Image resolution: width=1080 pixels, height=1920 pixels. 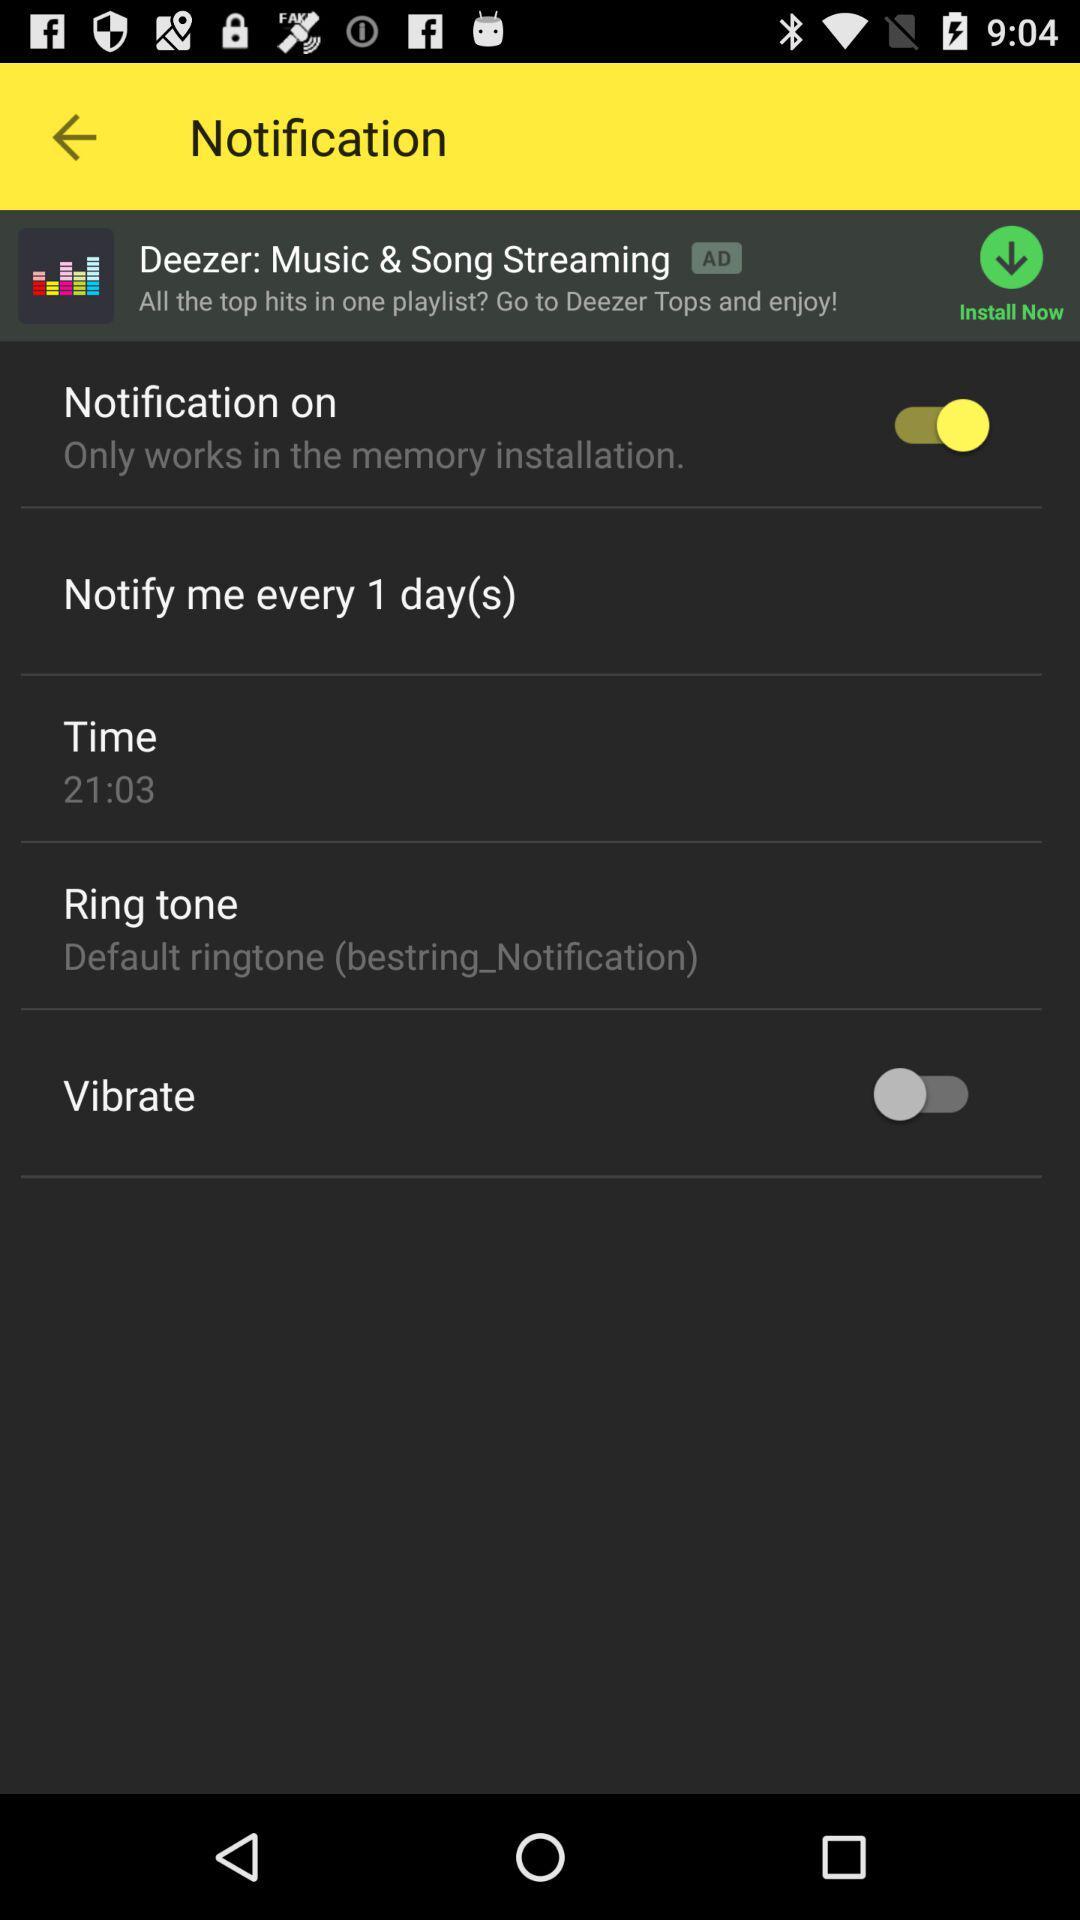 I want to click on back, so click(x=72, y=135).